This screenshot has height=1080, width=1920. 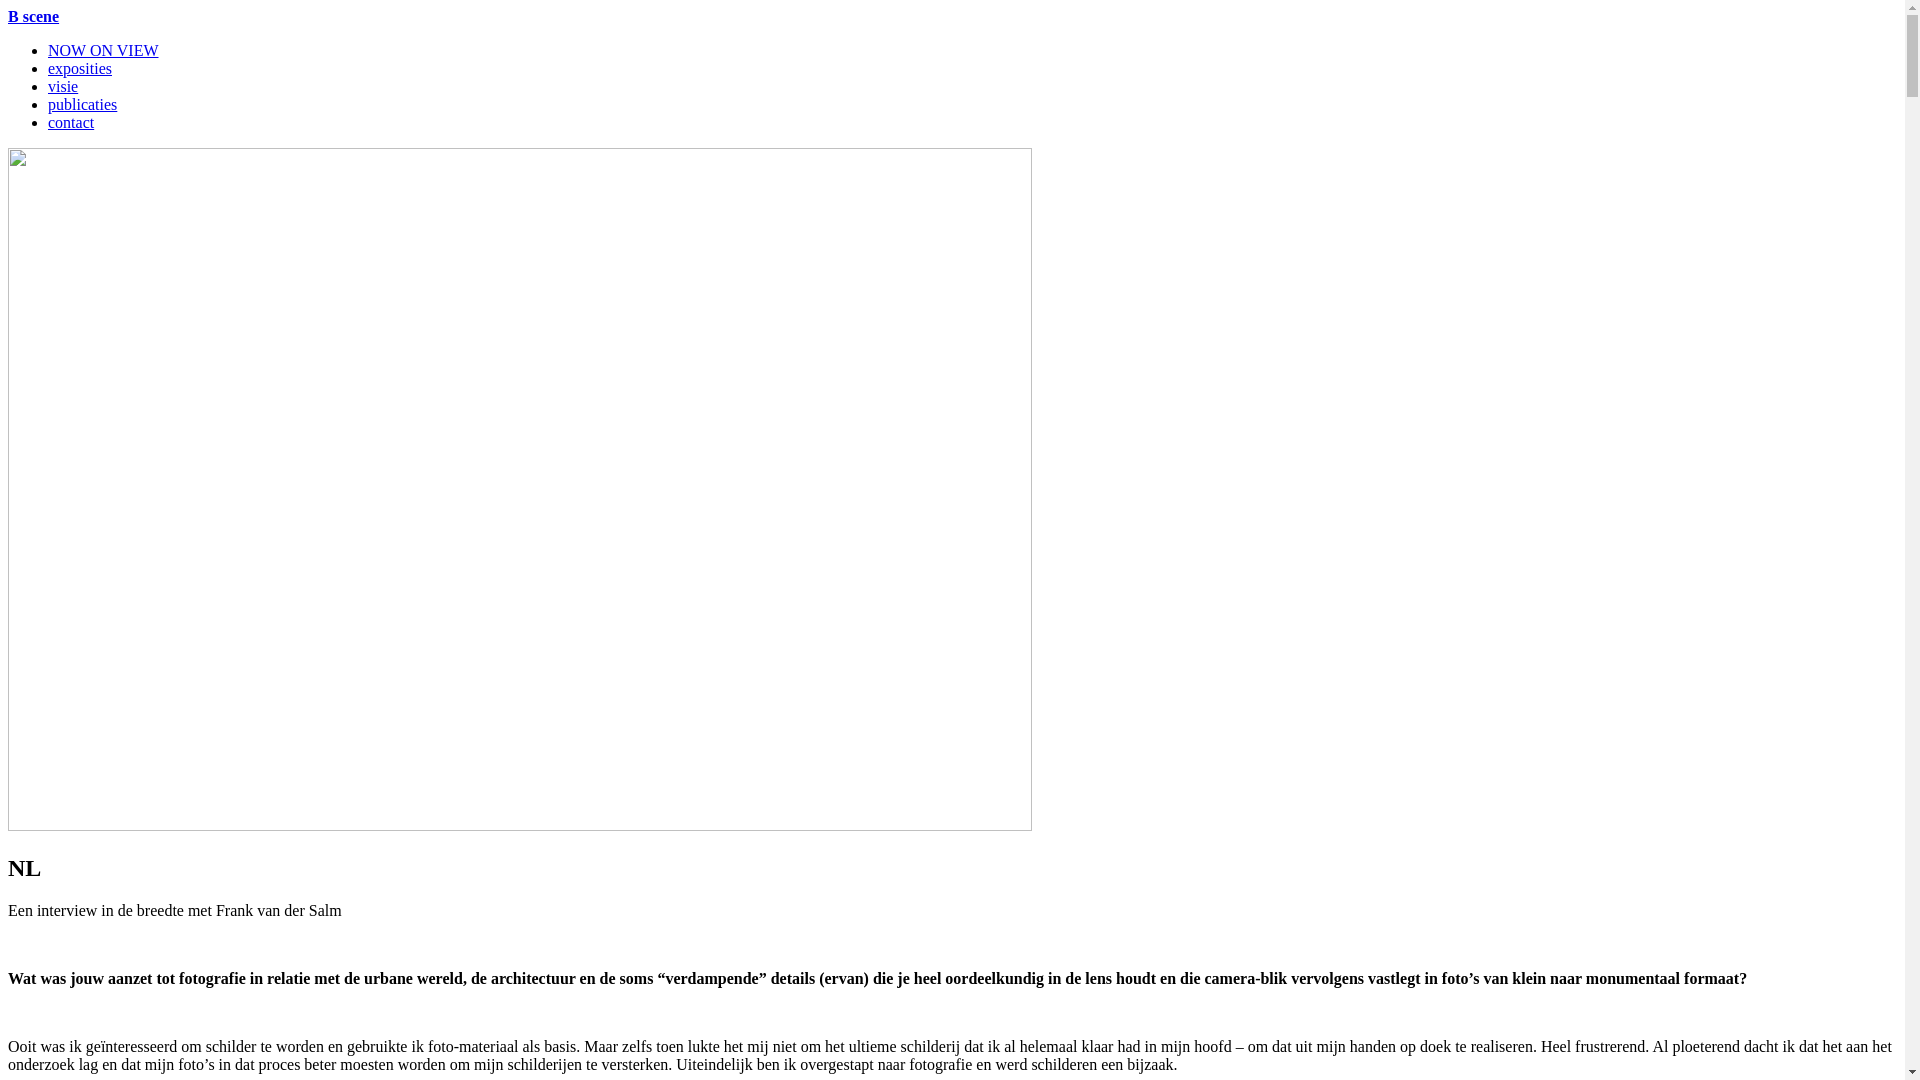 What do you see at coordinates (33, 16) in the screenshot?
I see `'B scene'` at bounding box center [33, 16].